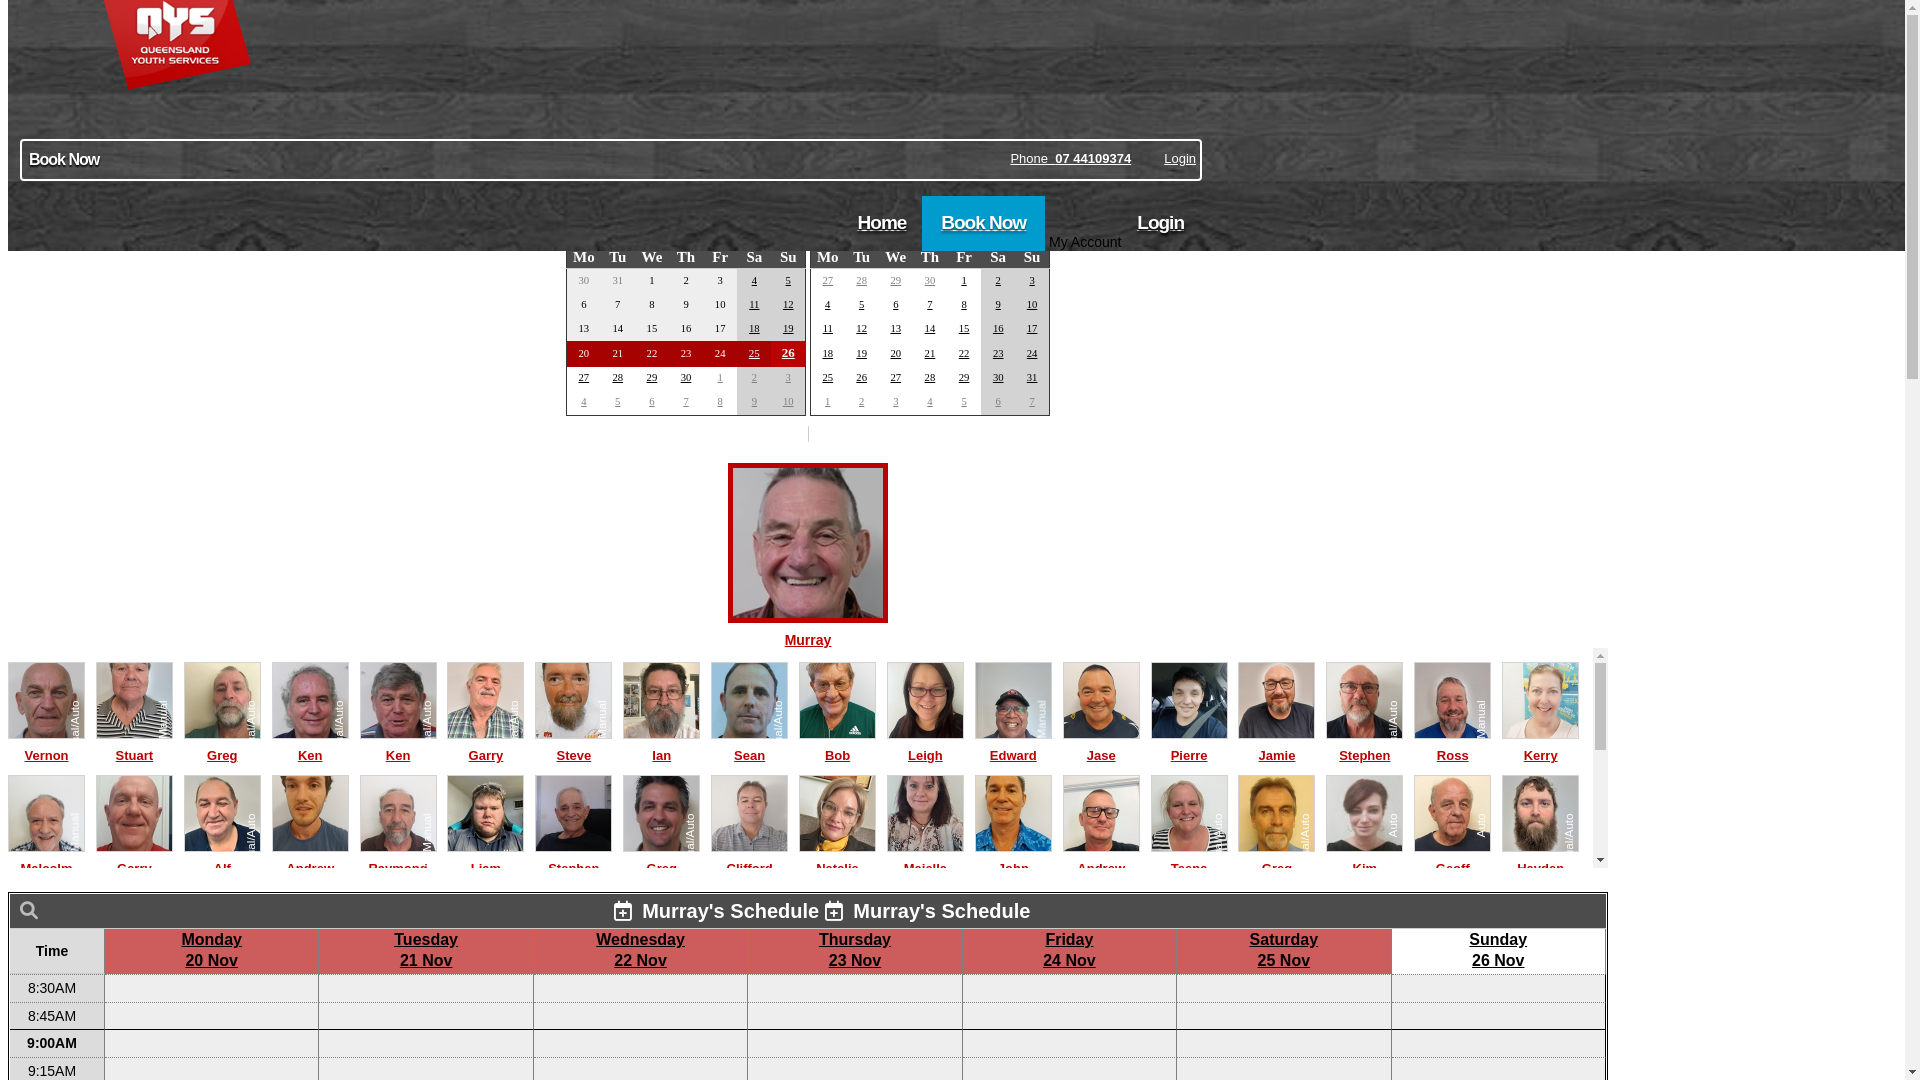 This screenshot has height=1080, width=1920. I want to click on '30', so click(686, 377).